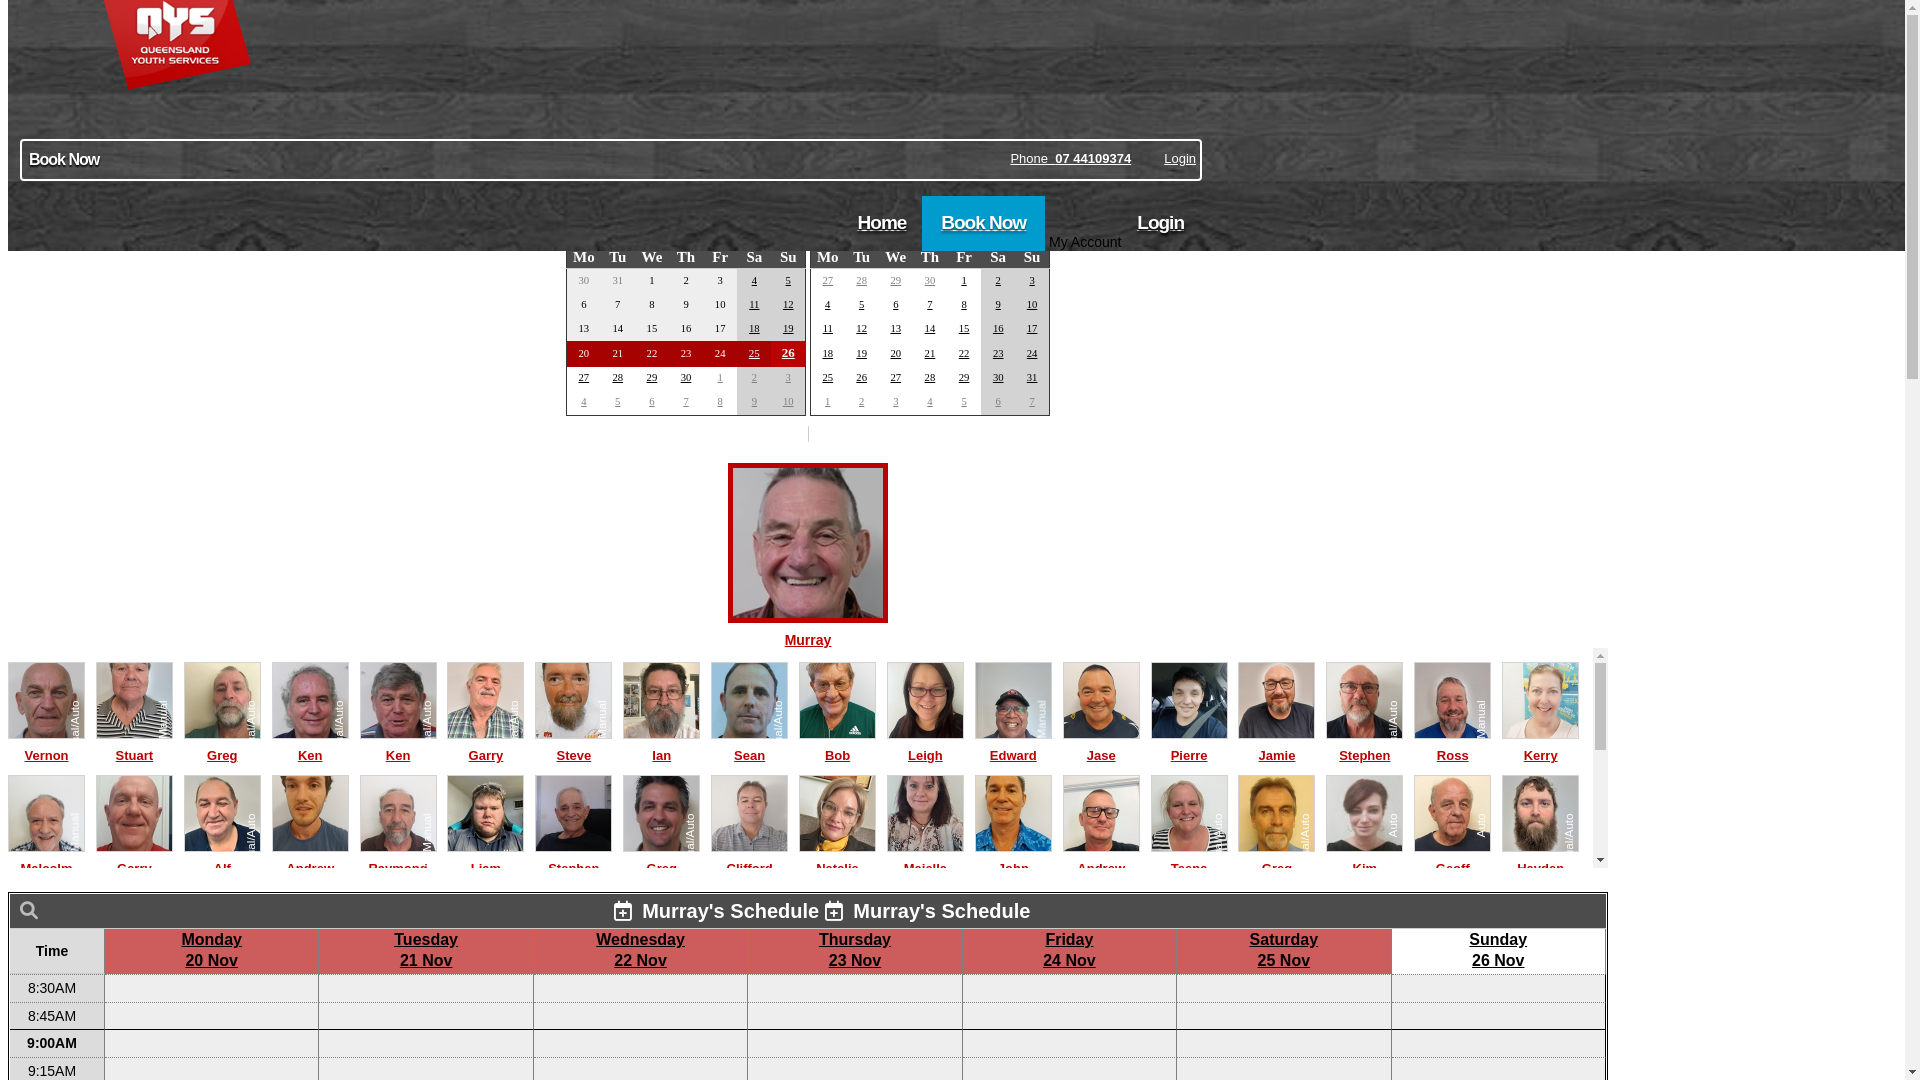 This screenshot has height=1080, width=1920. I want to click on '30', so click(686, 377).